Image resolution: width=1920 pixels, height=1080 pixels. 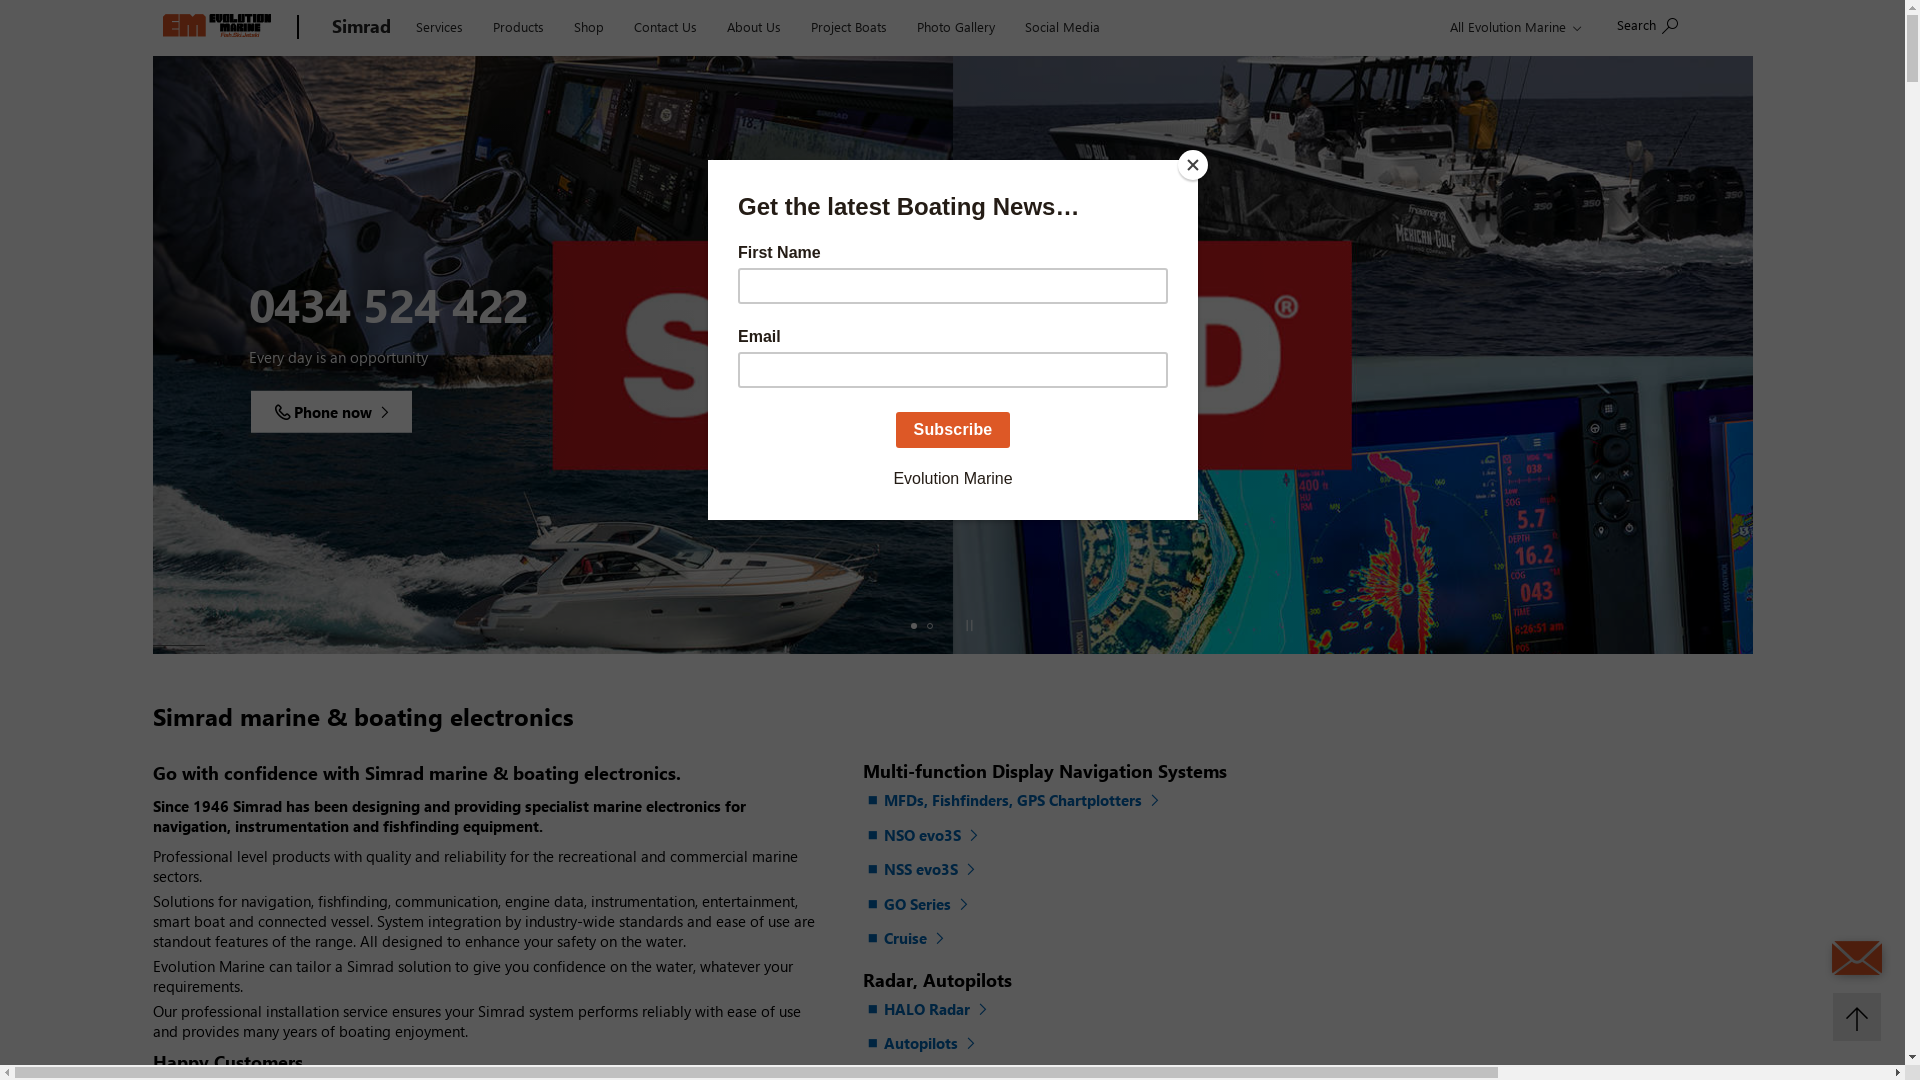 I want to click on 'Advertisement', so click(x=1559, y=889).